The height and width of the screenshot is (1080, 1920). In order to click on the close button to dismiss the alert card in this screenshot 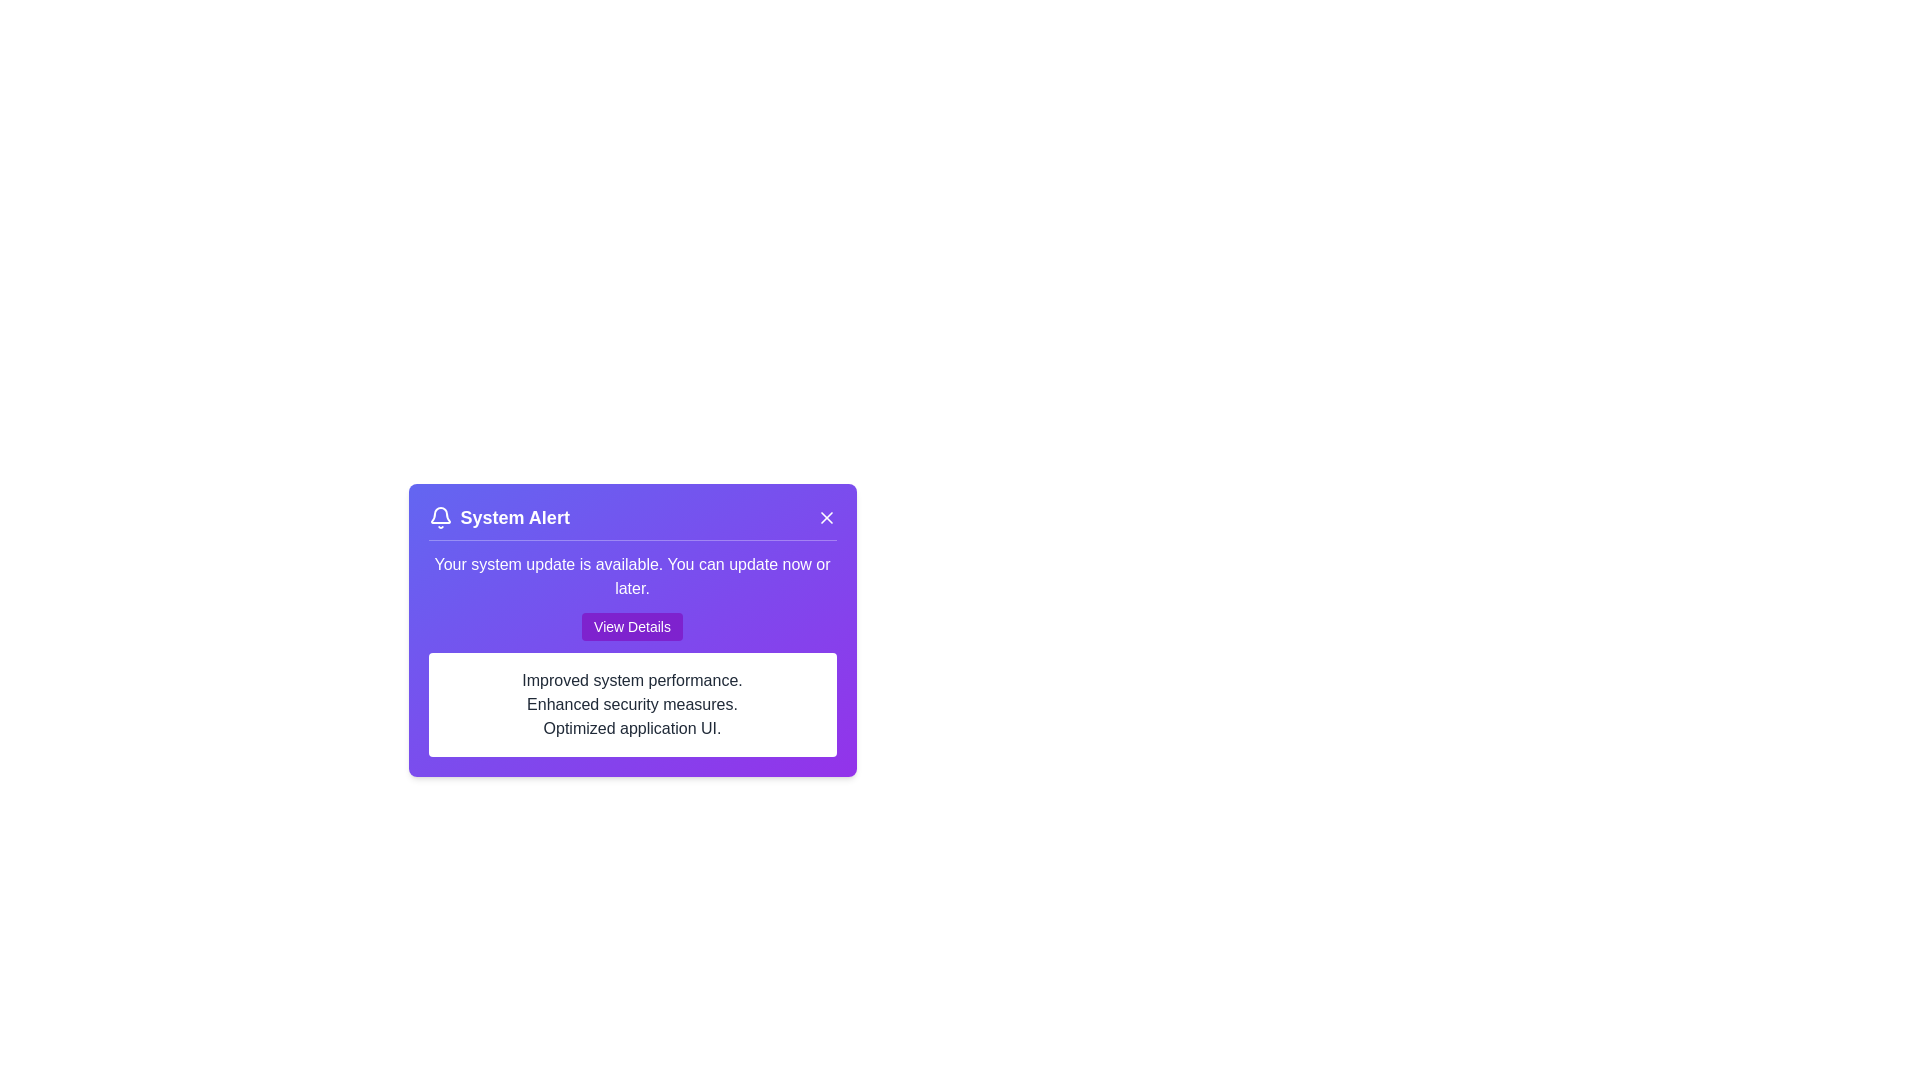, I will do `click(826, 516)`.